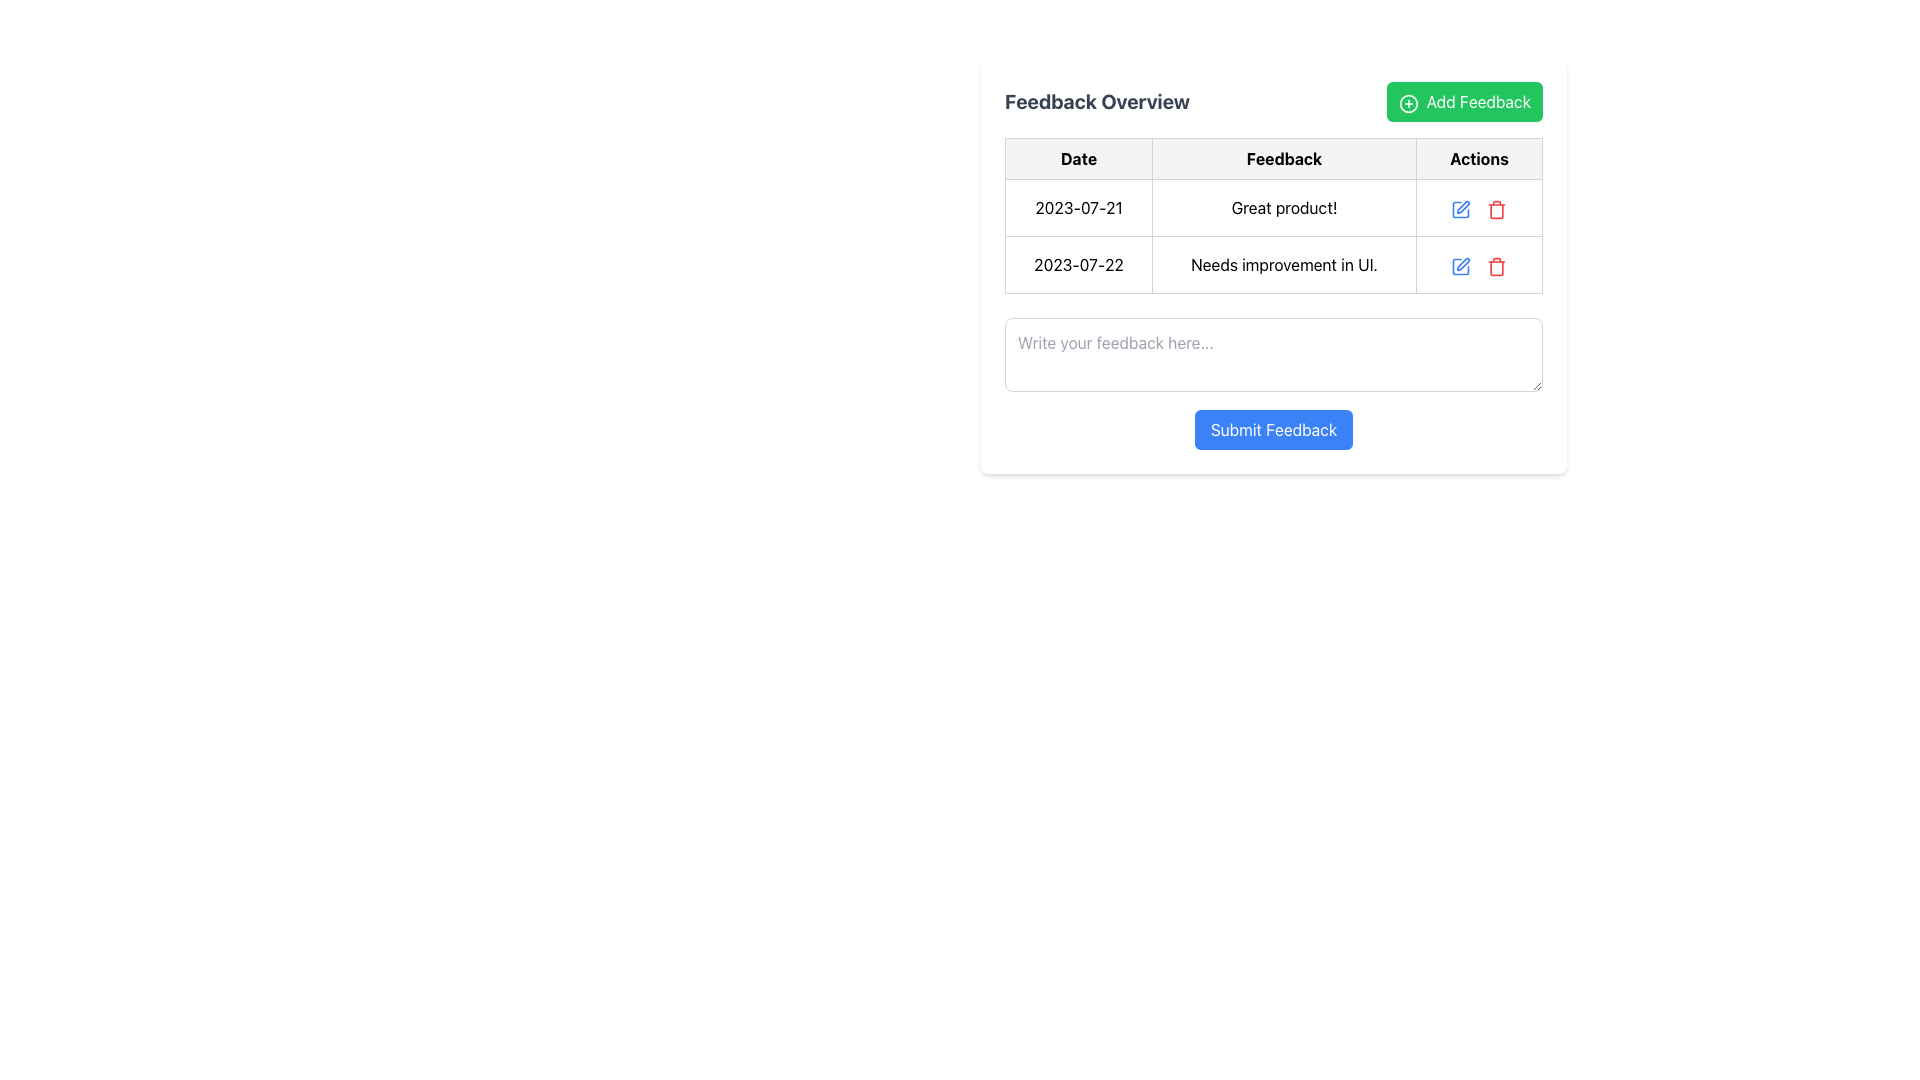 This screenshot has width=1920, height=1080. Describe the element at coordinates (1284, 208) in the screenshot. I see `the feedback text display in the 'Feedback Overview' table, positioned in the second column of the first row` at that location.